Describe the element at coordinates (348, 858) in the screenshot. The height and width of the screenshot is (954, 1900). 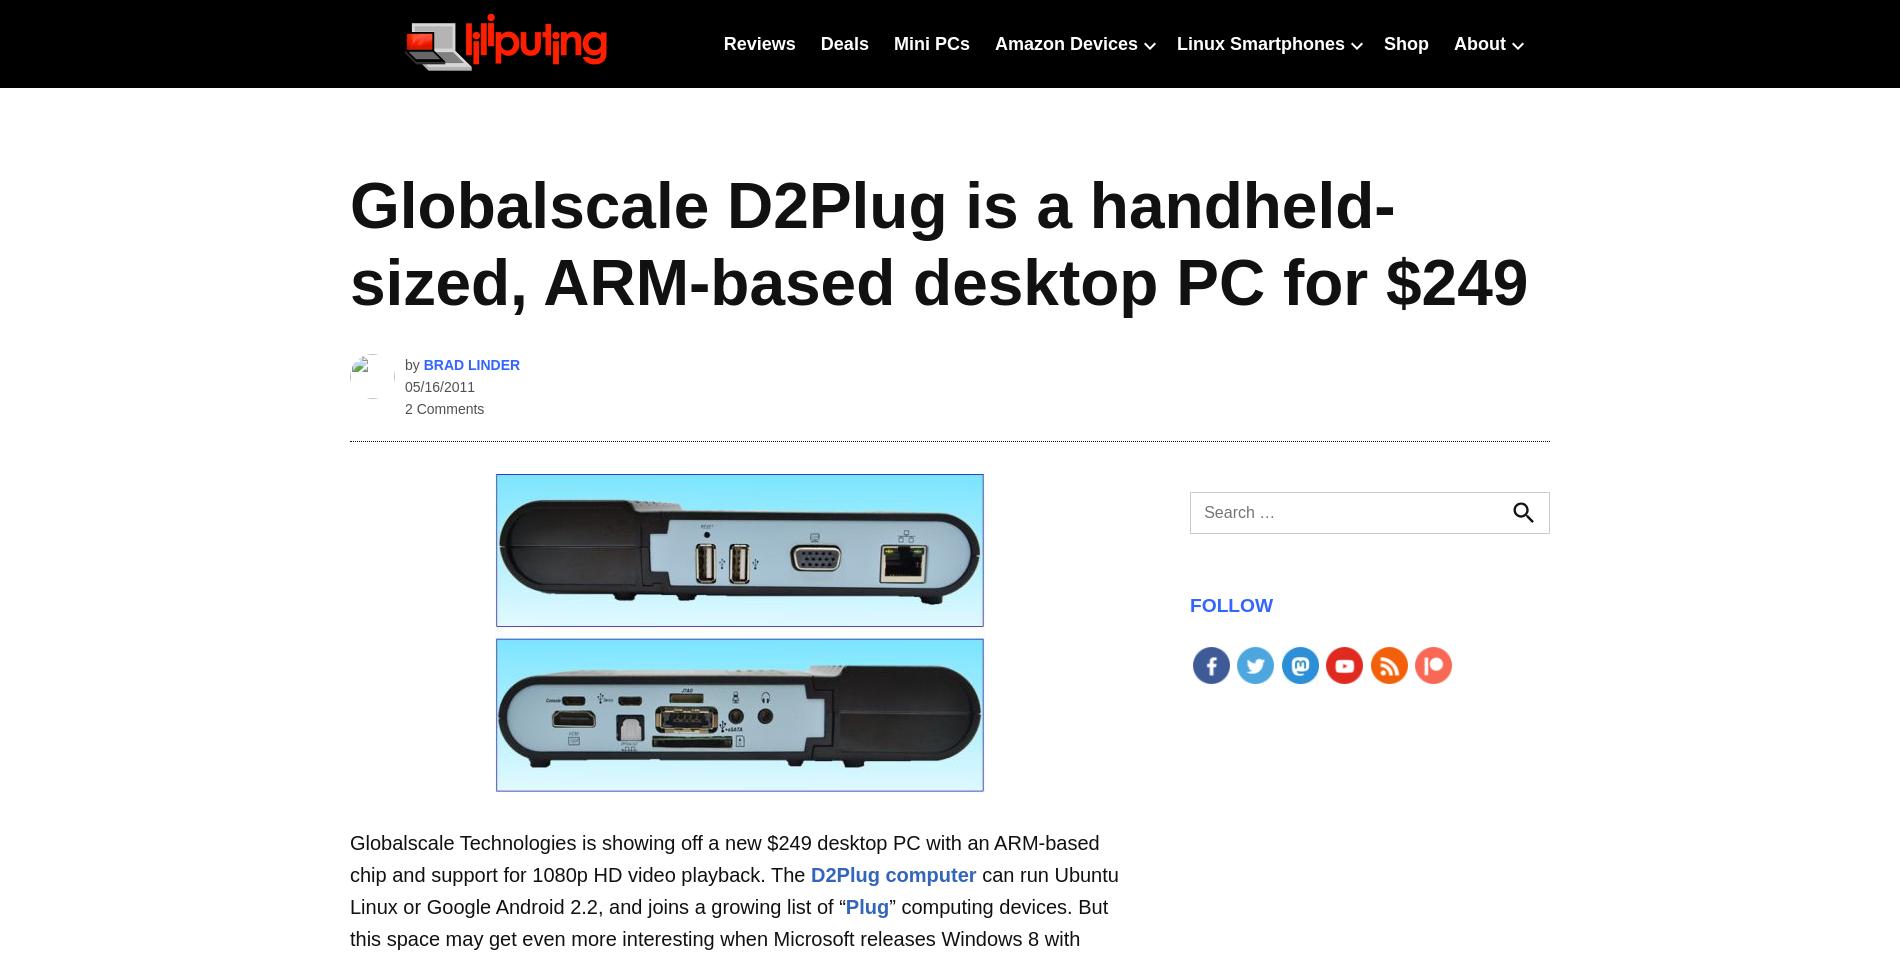
I see `'Globalscale Technologies is showing off a new $249 desktop PC with an ARM-based chip and support for 1080p HD video playback. The'` at that location.